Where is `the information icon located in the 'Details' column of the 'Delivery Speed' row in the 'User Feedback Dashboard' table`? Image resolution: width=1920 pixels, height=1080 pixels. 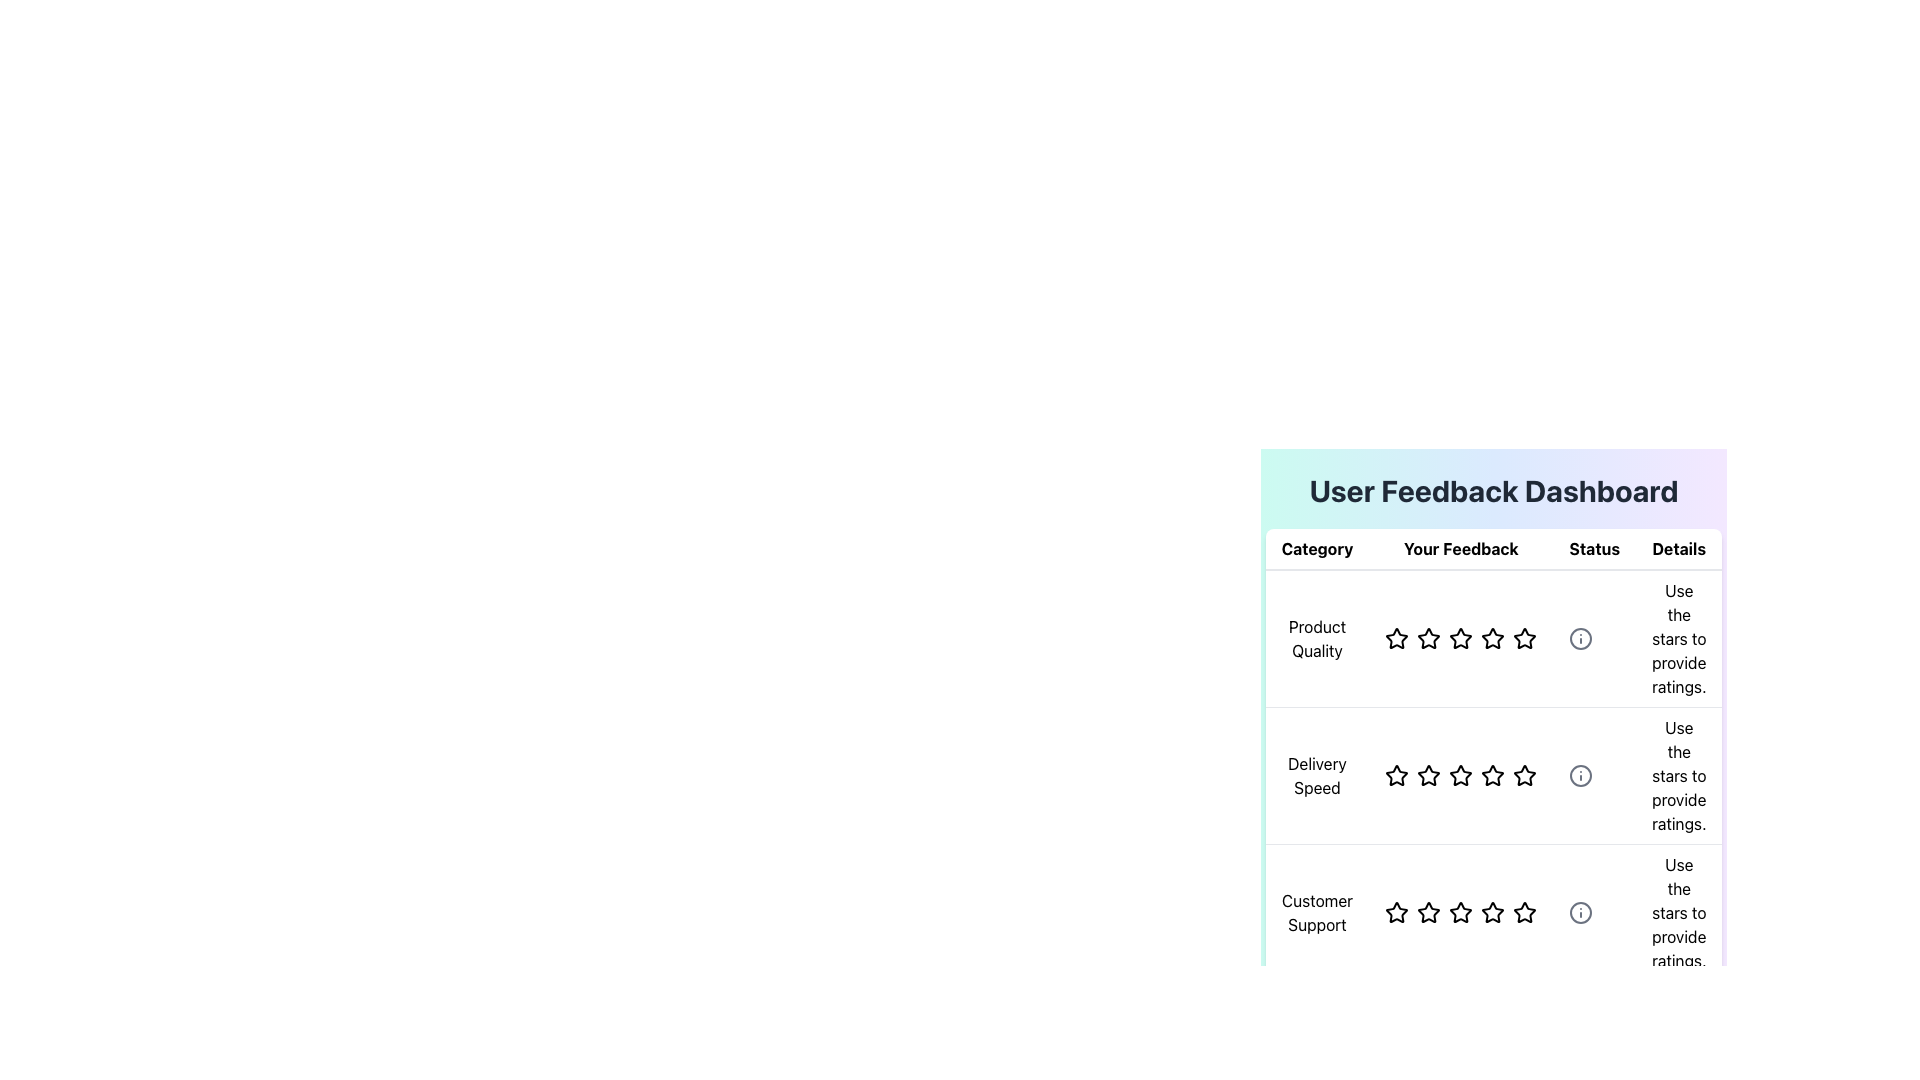 the information icon located in the 'Details' column of the 'Delivery Speed' row in the 'User Feedback Dashboard' table is located at coordinates (1580, 774).